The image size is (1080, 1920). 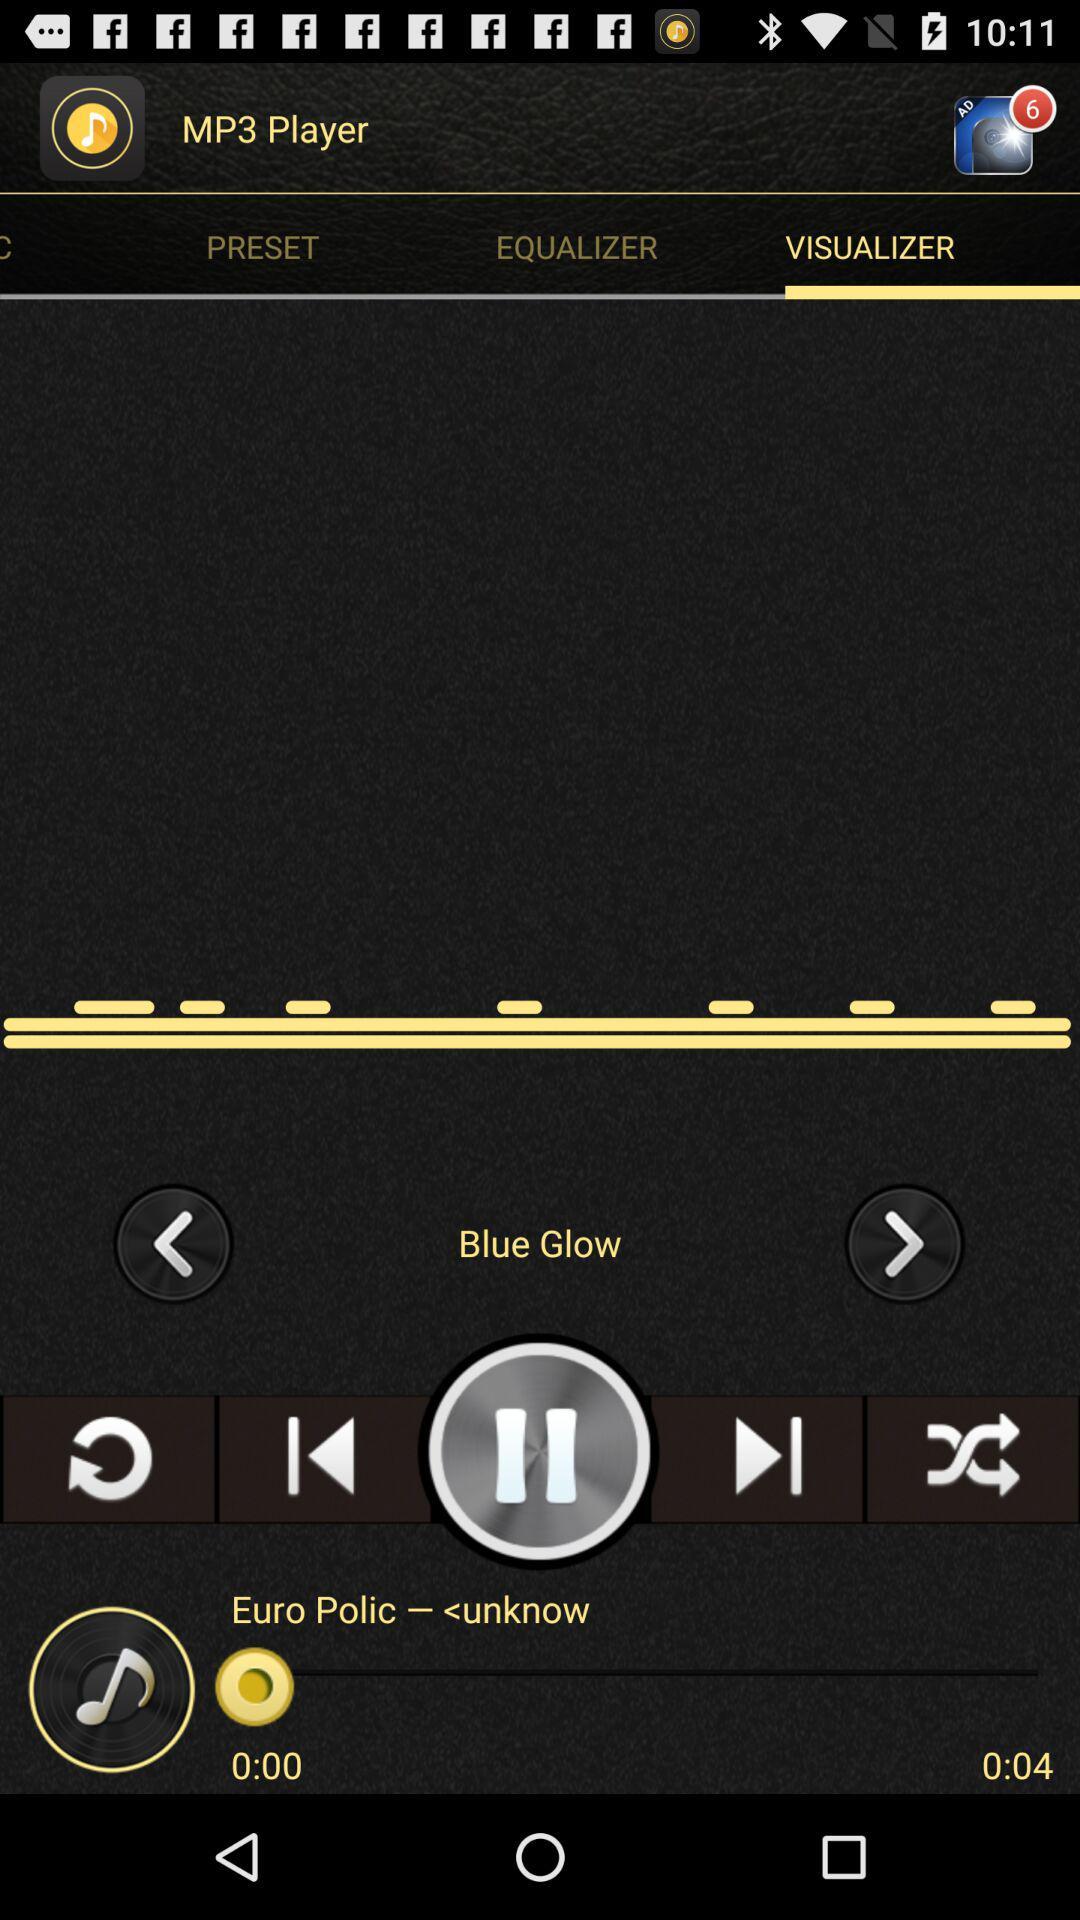 I want to click on the arrow_backward icon, so click(x=173, y=1329).